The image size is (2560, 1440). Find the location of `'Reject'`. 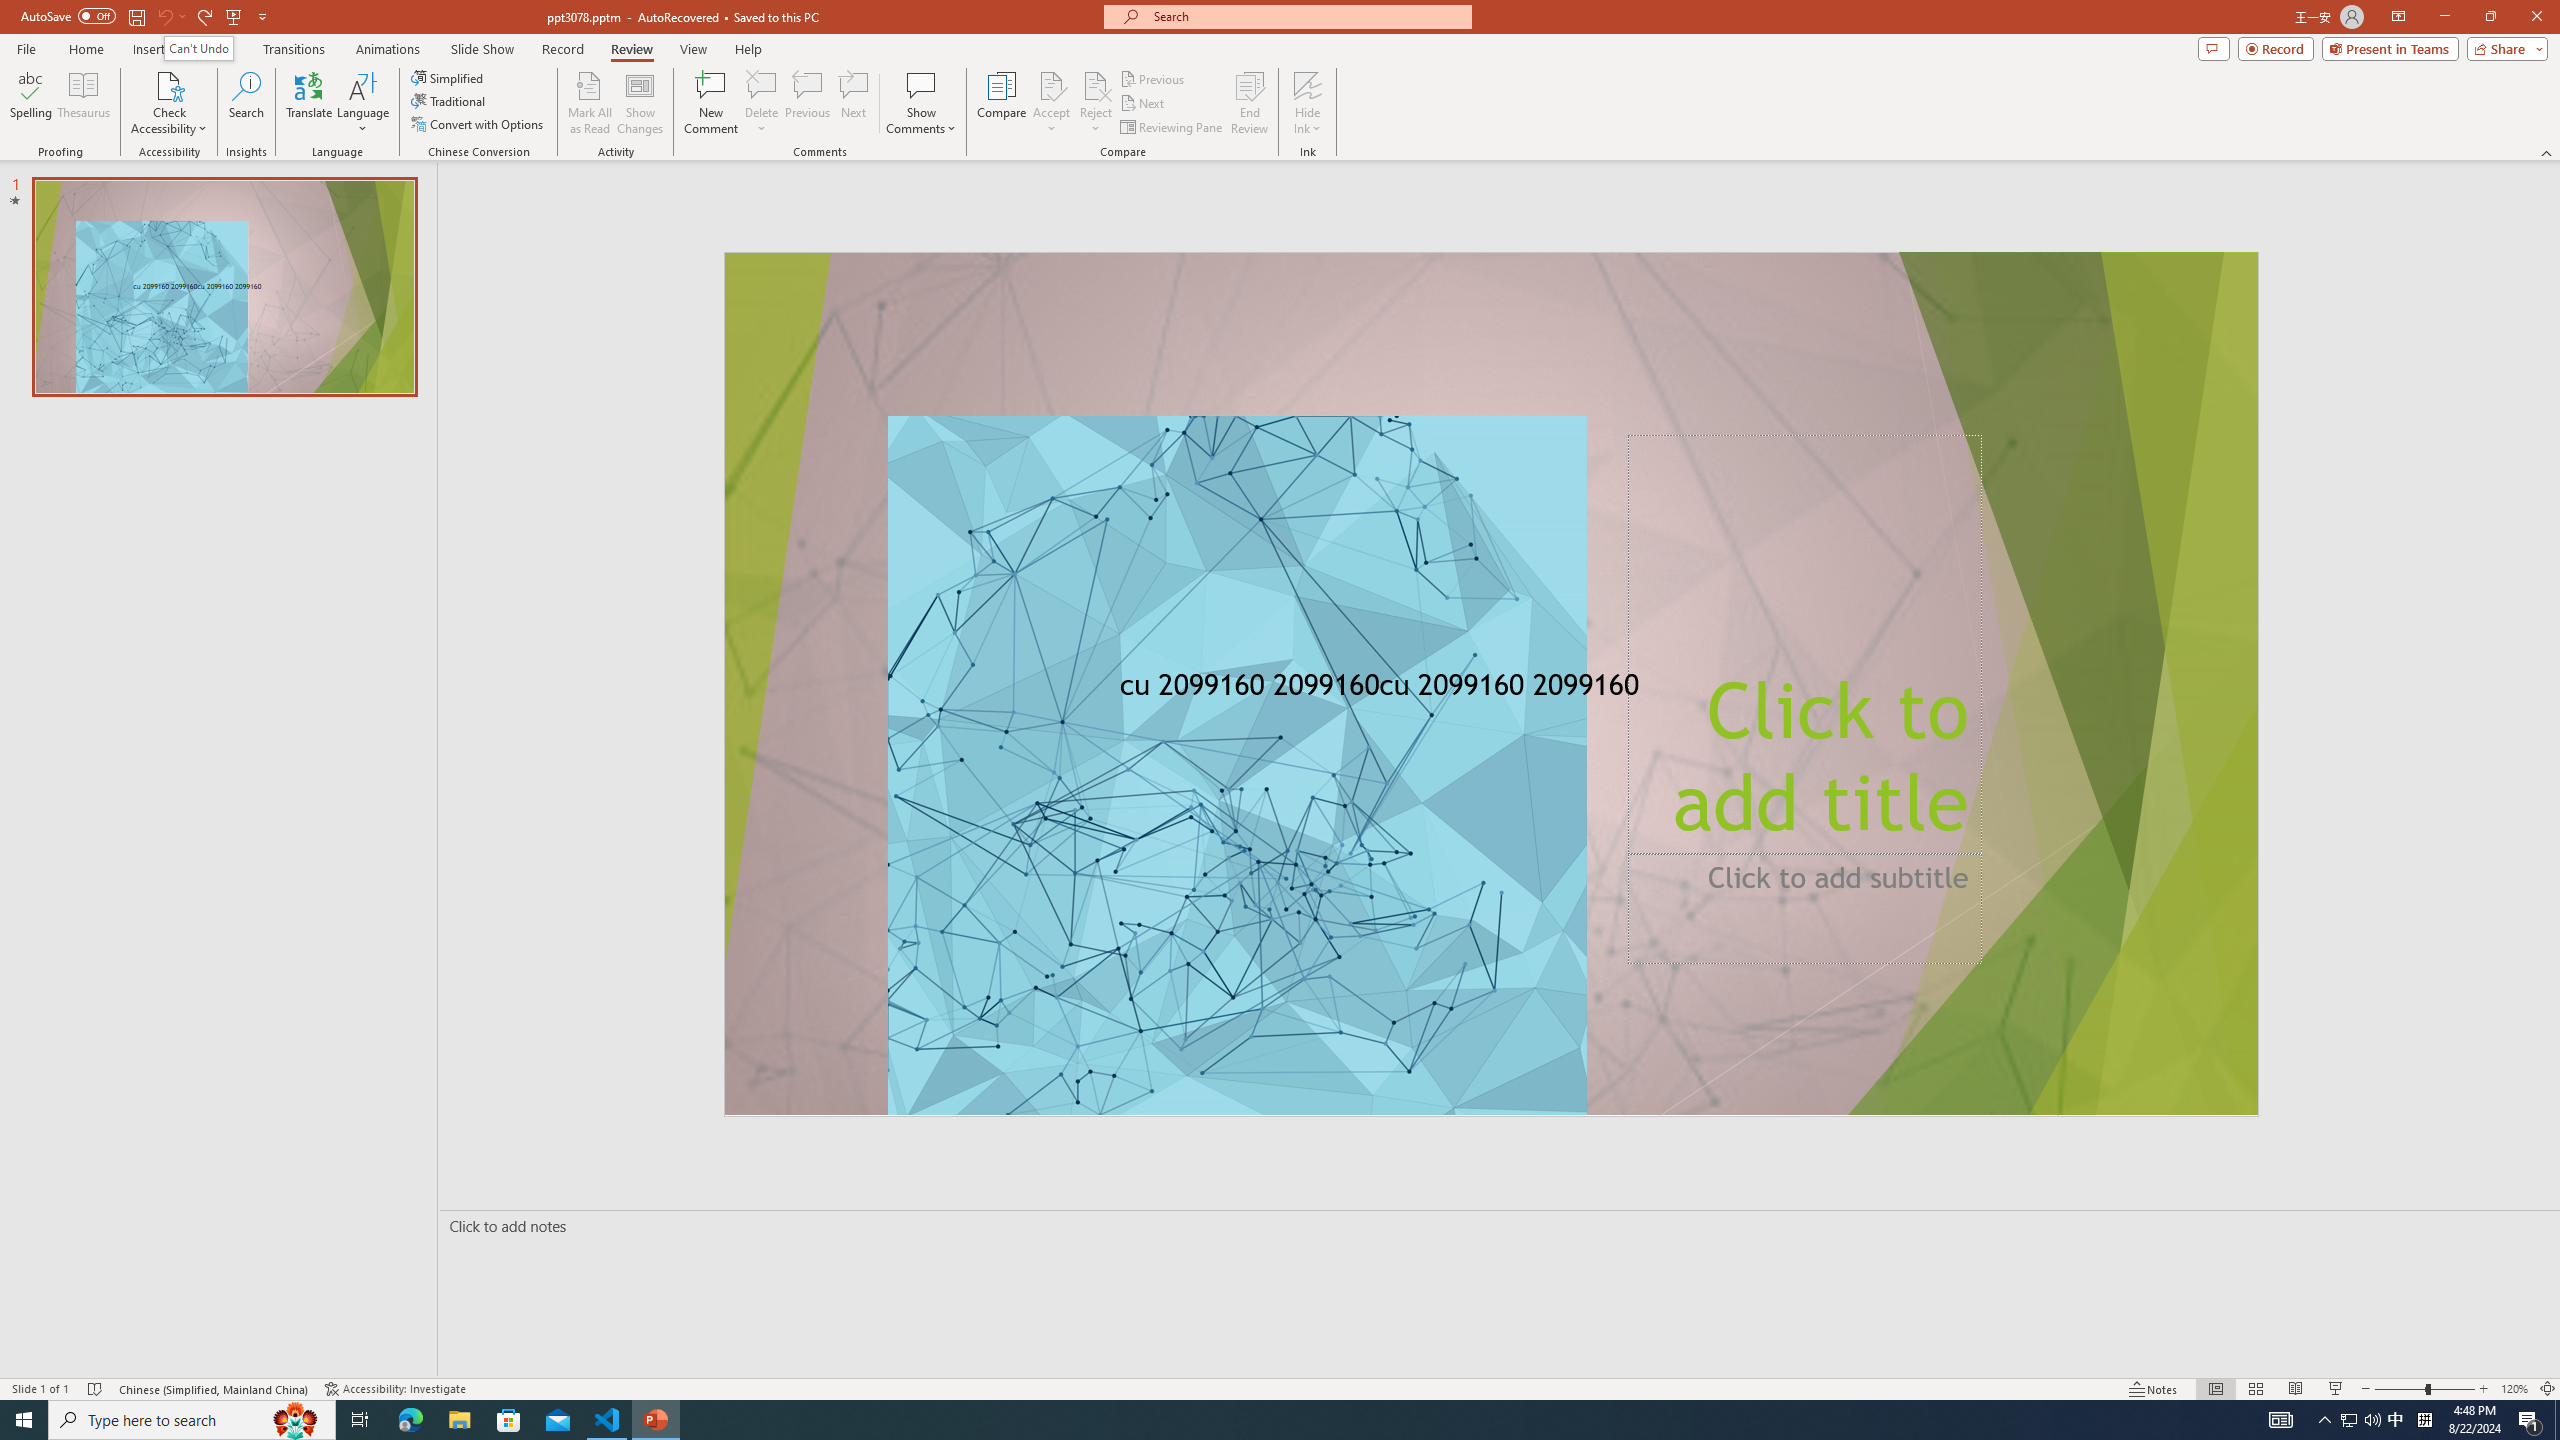

'Reject' is located at coordinates (1094, 103).